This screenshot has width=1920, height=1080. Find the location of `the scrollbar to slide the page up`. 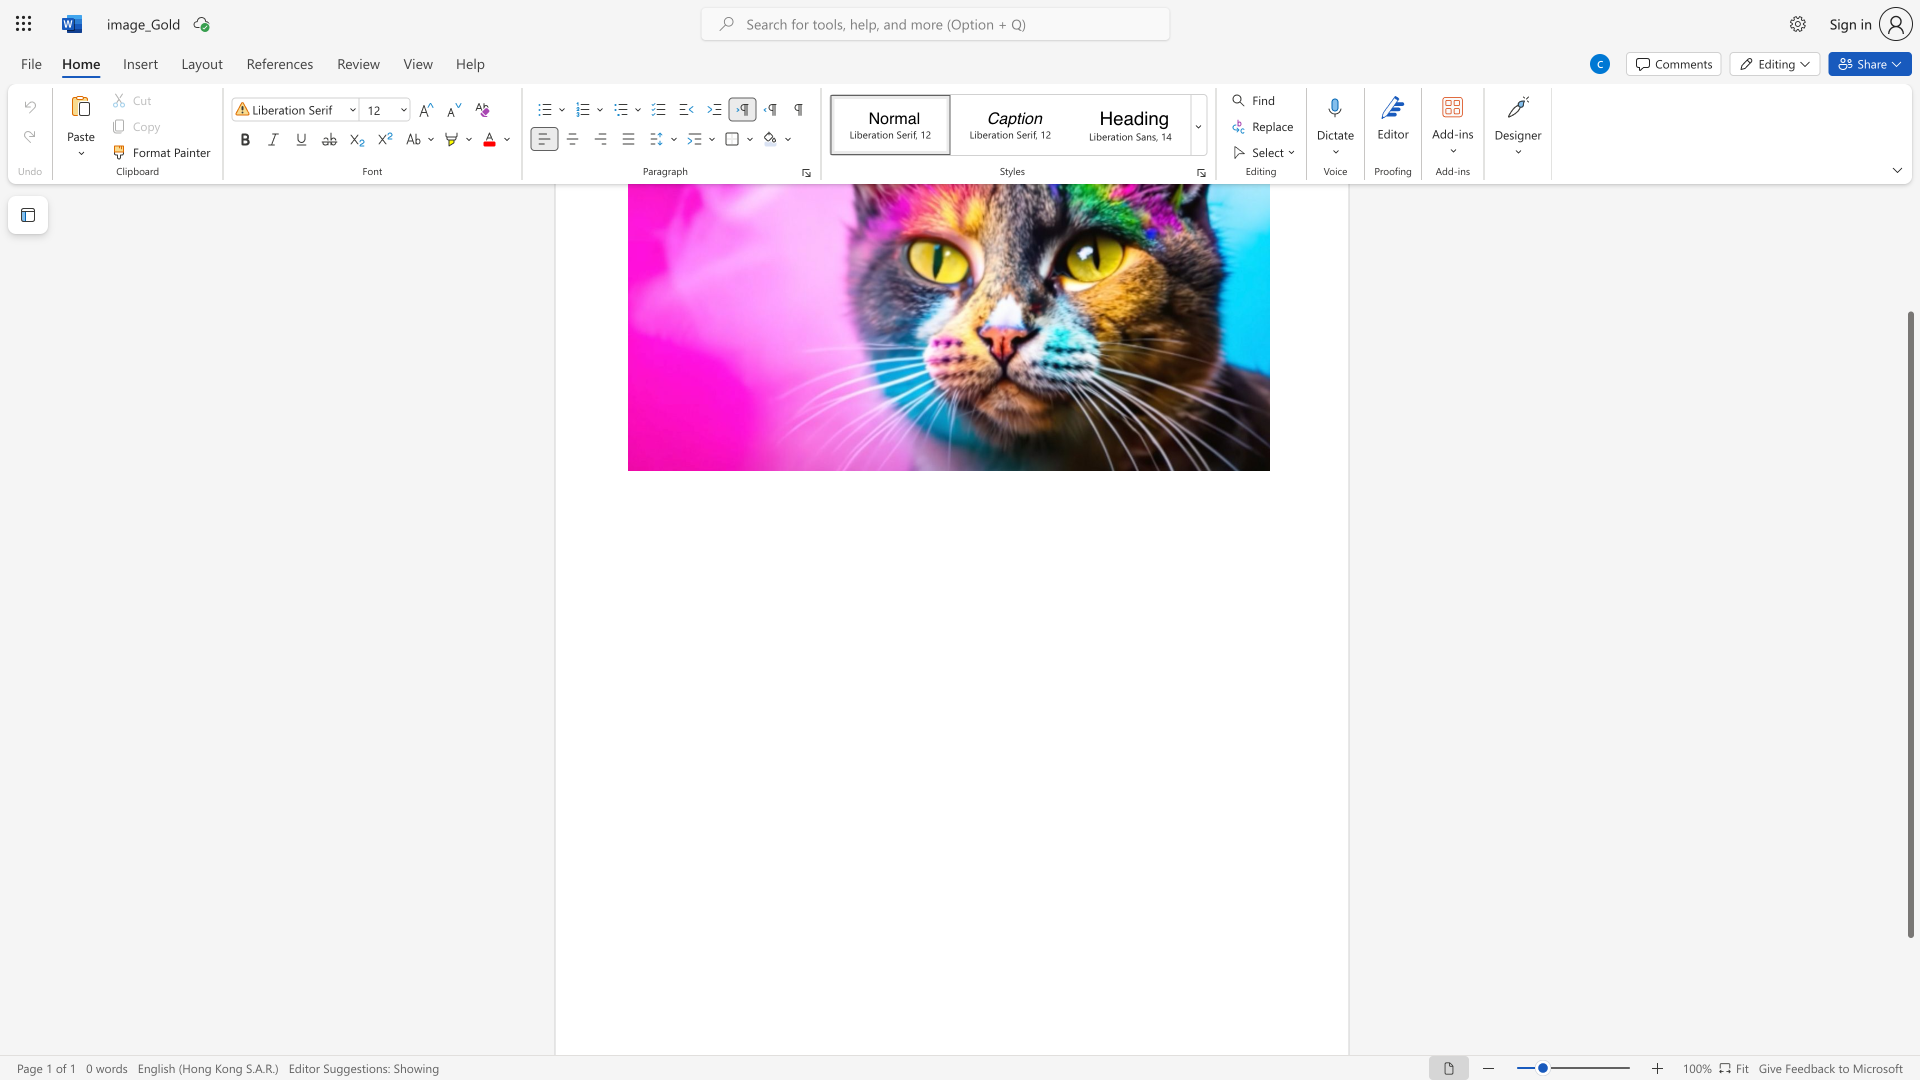

the scrollbar to slide the page up is located at coordinates (1909, 219).